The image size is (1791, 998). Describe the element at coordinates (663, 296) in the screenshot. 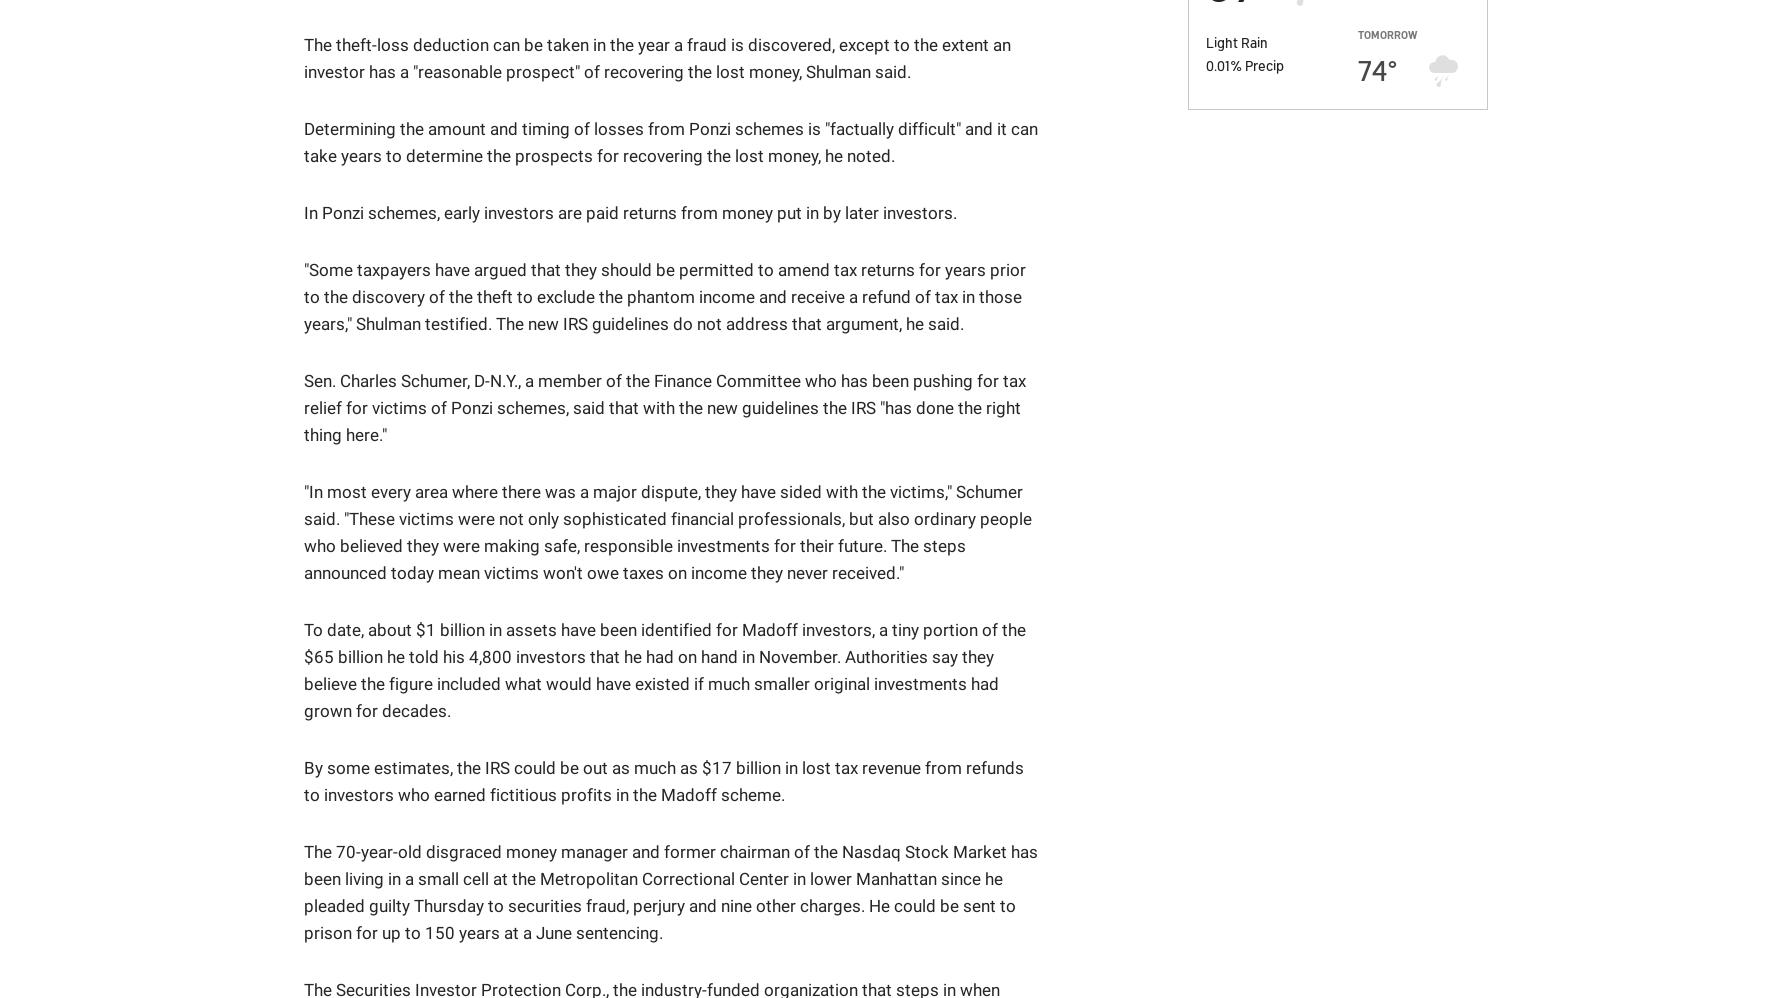

I see `'"Some taxpayers have argued that they should be permitted to amend tax returns for years prior to the discovery of the theft to exclude the phantom income and receive a refund of tax in those years," Shulman testified. The new IRS guidelines do not address that argument, he said.'` at that location.